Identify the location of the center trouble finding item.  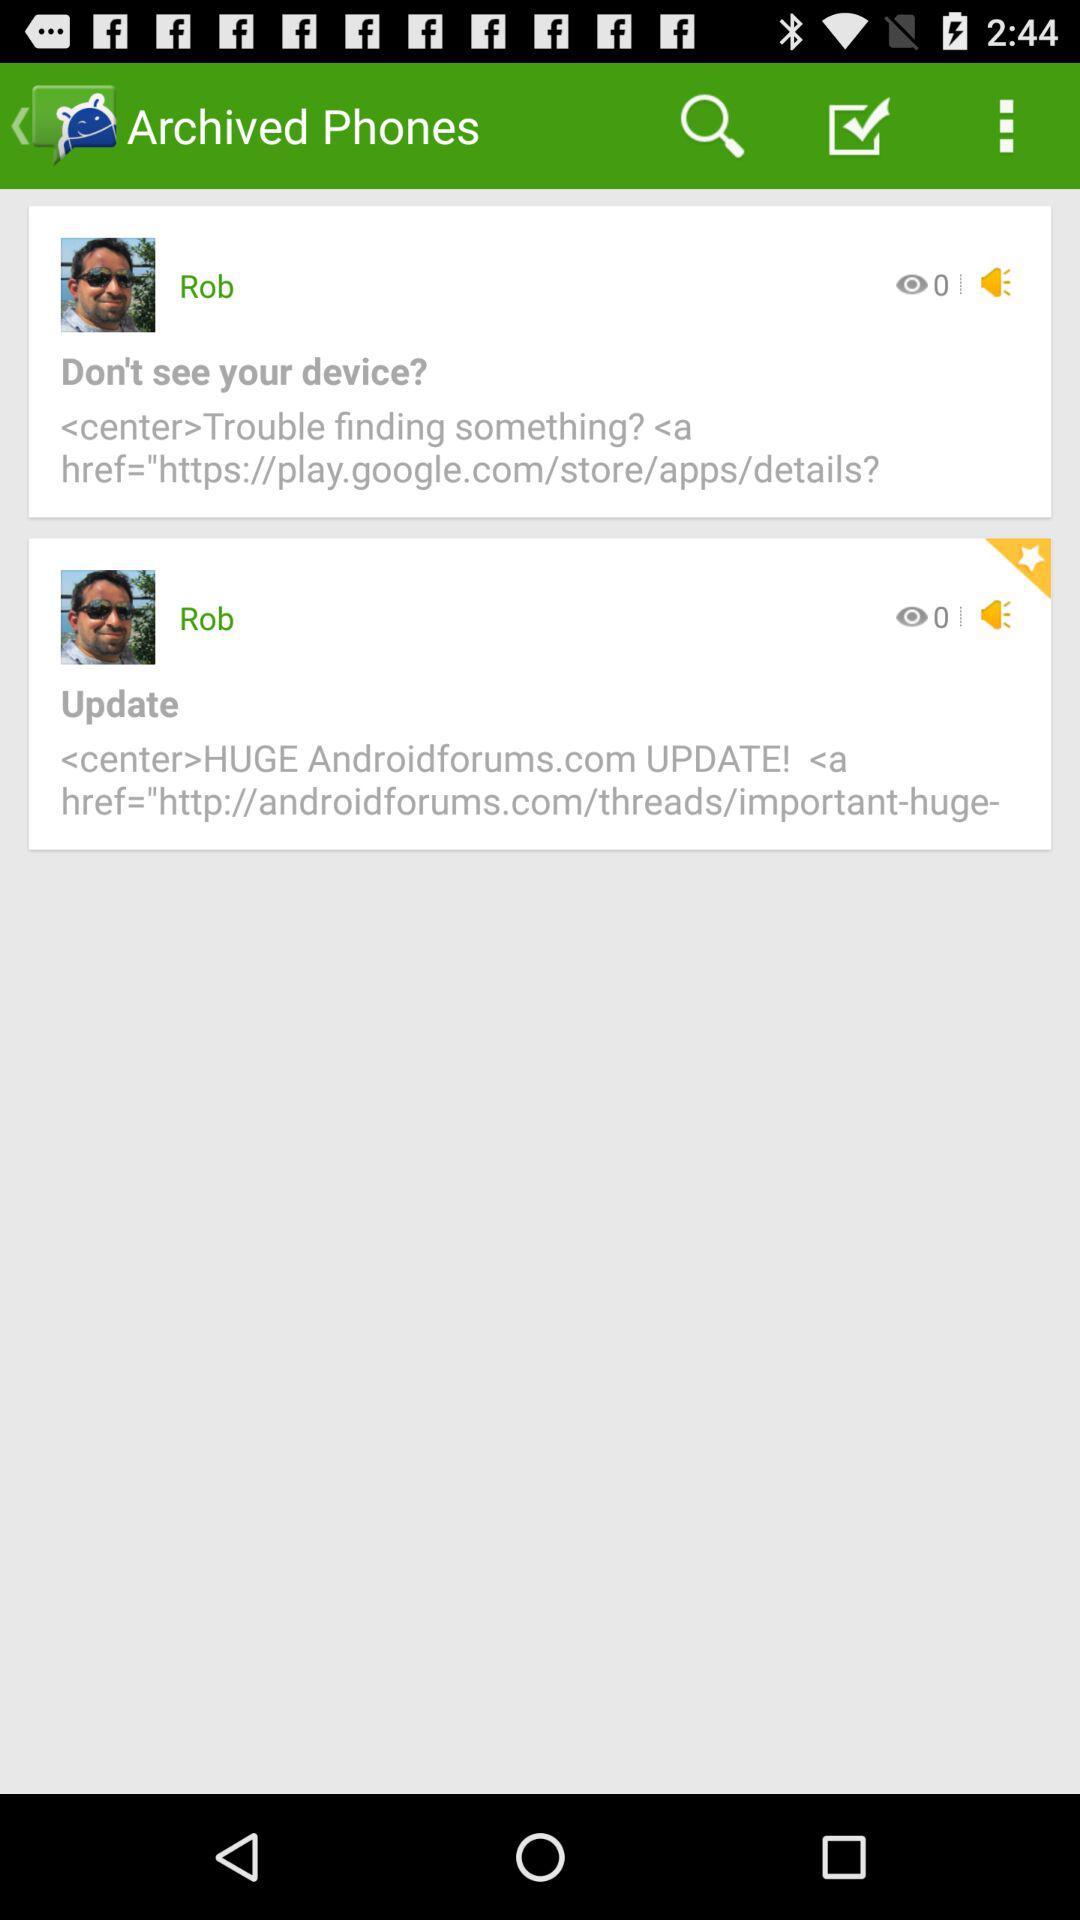
(540, 458).